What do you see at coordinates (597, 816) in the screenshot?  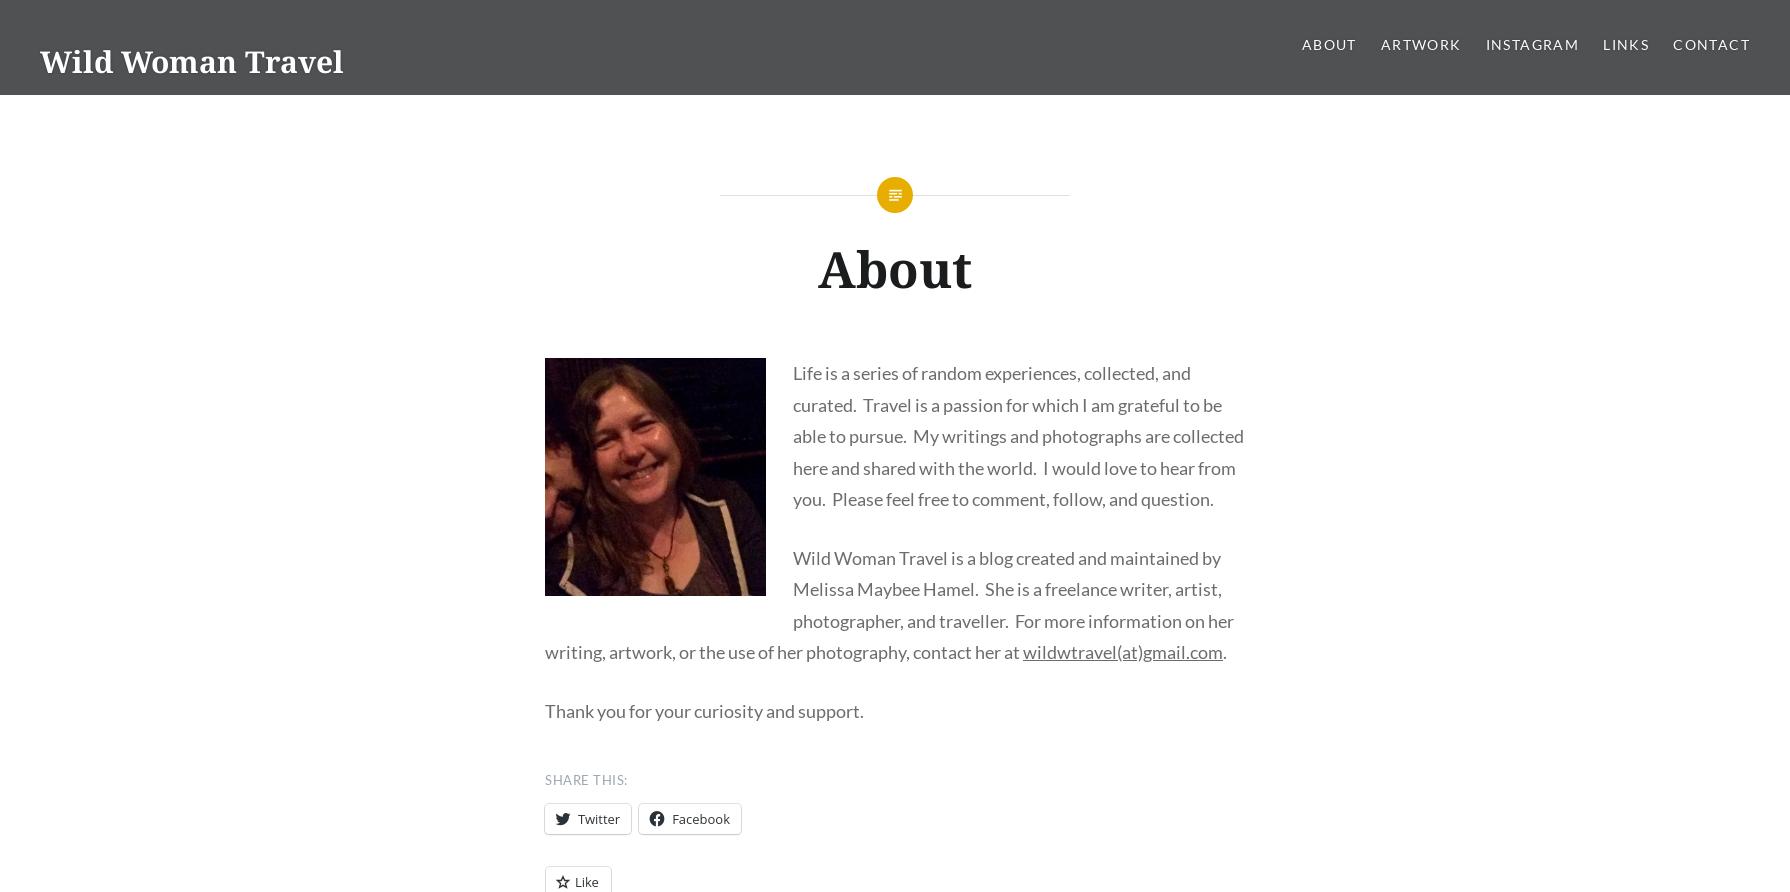 I see `'Twitter'` at bounding box center [597, 816].